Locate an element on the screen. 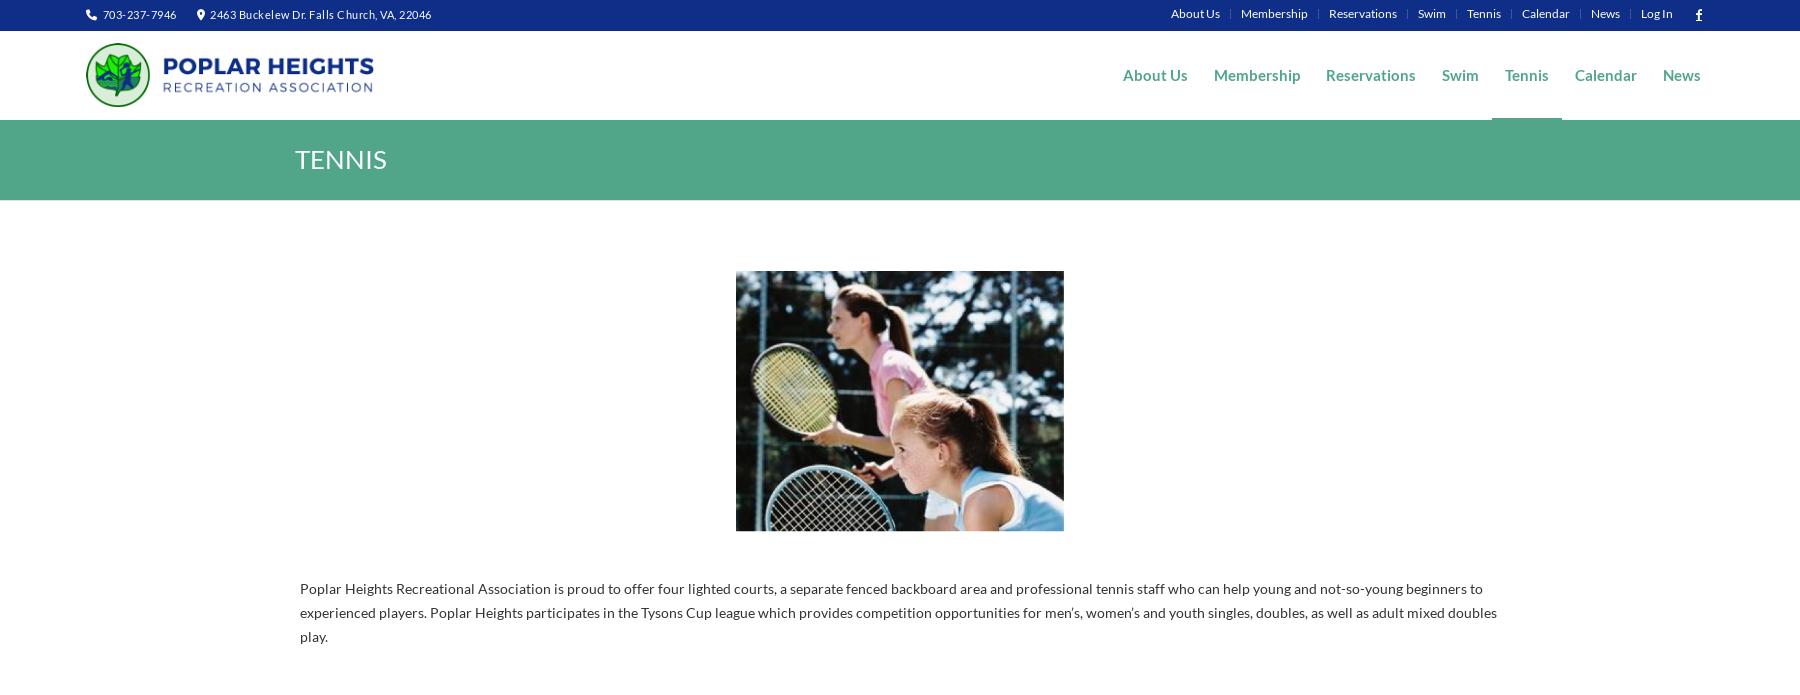  'Poplar Heights Recreational Association is proud to offer four lighted courts, a separate fenced backboard area and professional tennis staff who can help young and not-so-young beginners to experienced players. Poplar Heights participates in the Tysons Cup league which provides competition opportunities for men’s, women’s and youth singles, doubles, as well as adult mixed doubles play.' is located at coordinates (898, 612).